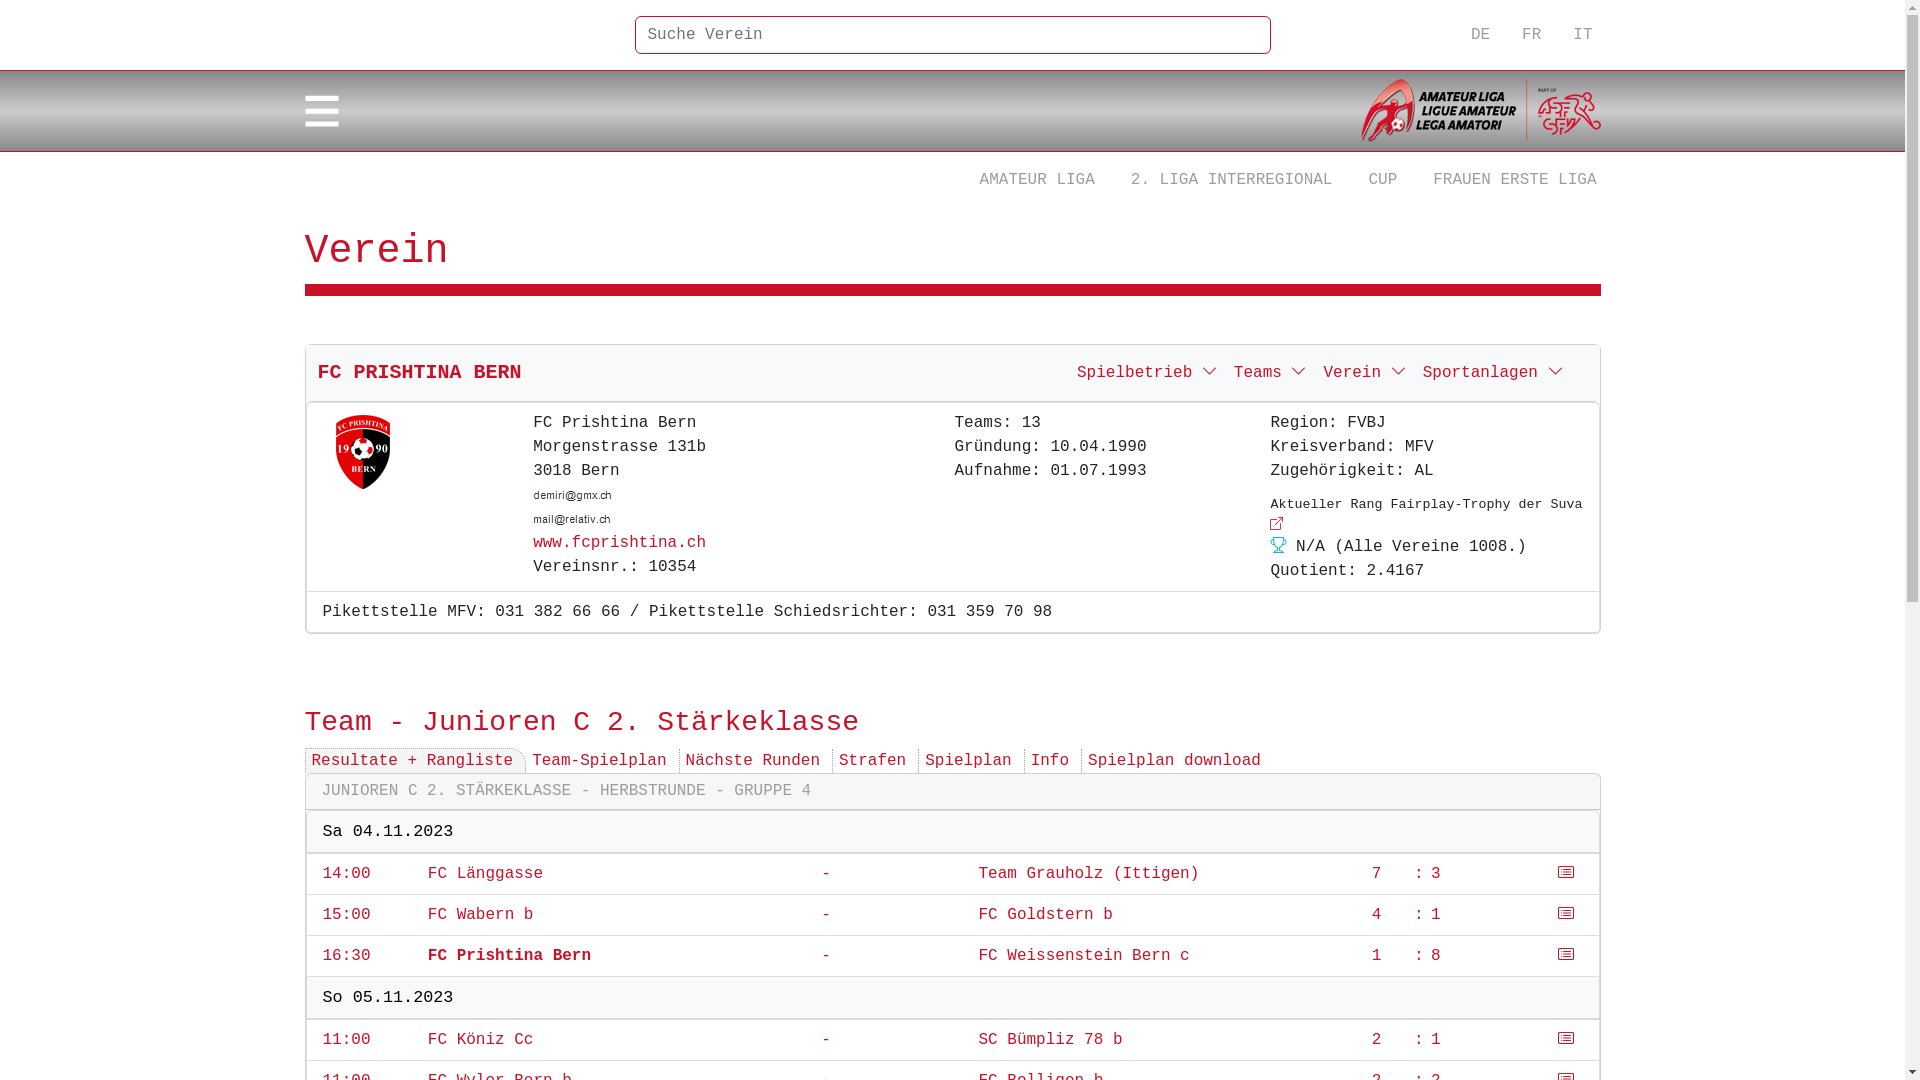 The height and width of the screenshot is (1080, 1920). I want to click on 'Team-Spielplan', so click(598, 760).